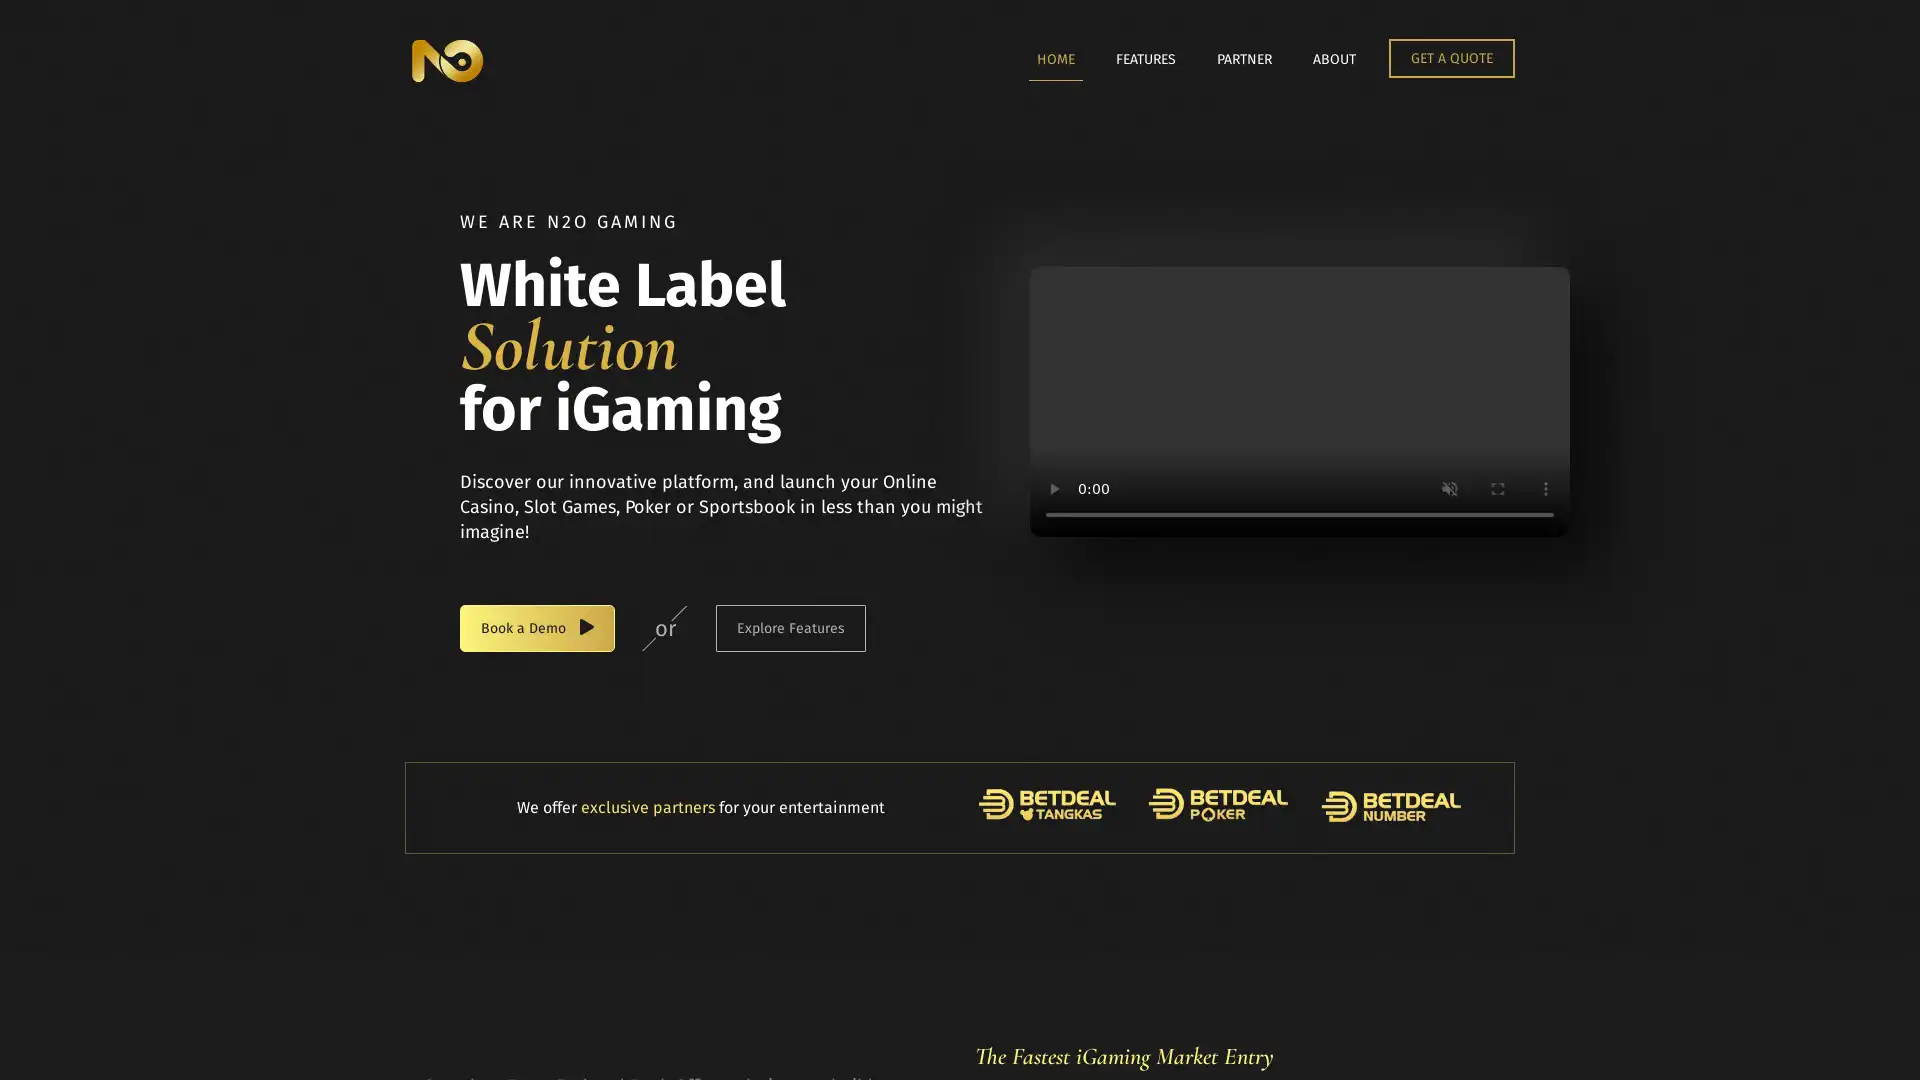  Describe the element at coordinates (1449, 489) in the screenshot. I see `unmute` at that location.